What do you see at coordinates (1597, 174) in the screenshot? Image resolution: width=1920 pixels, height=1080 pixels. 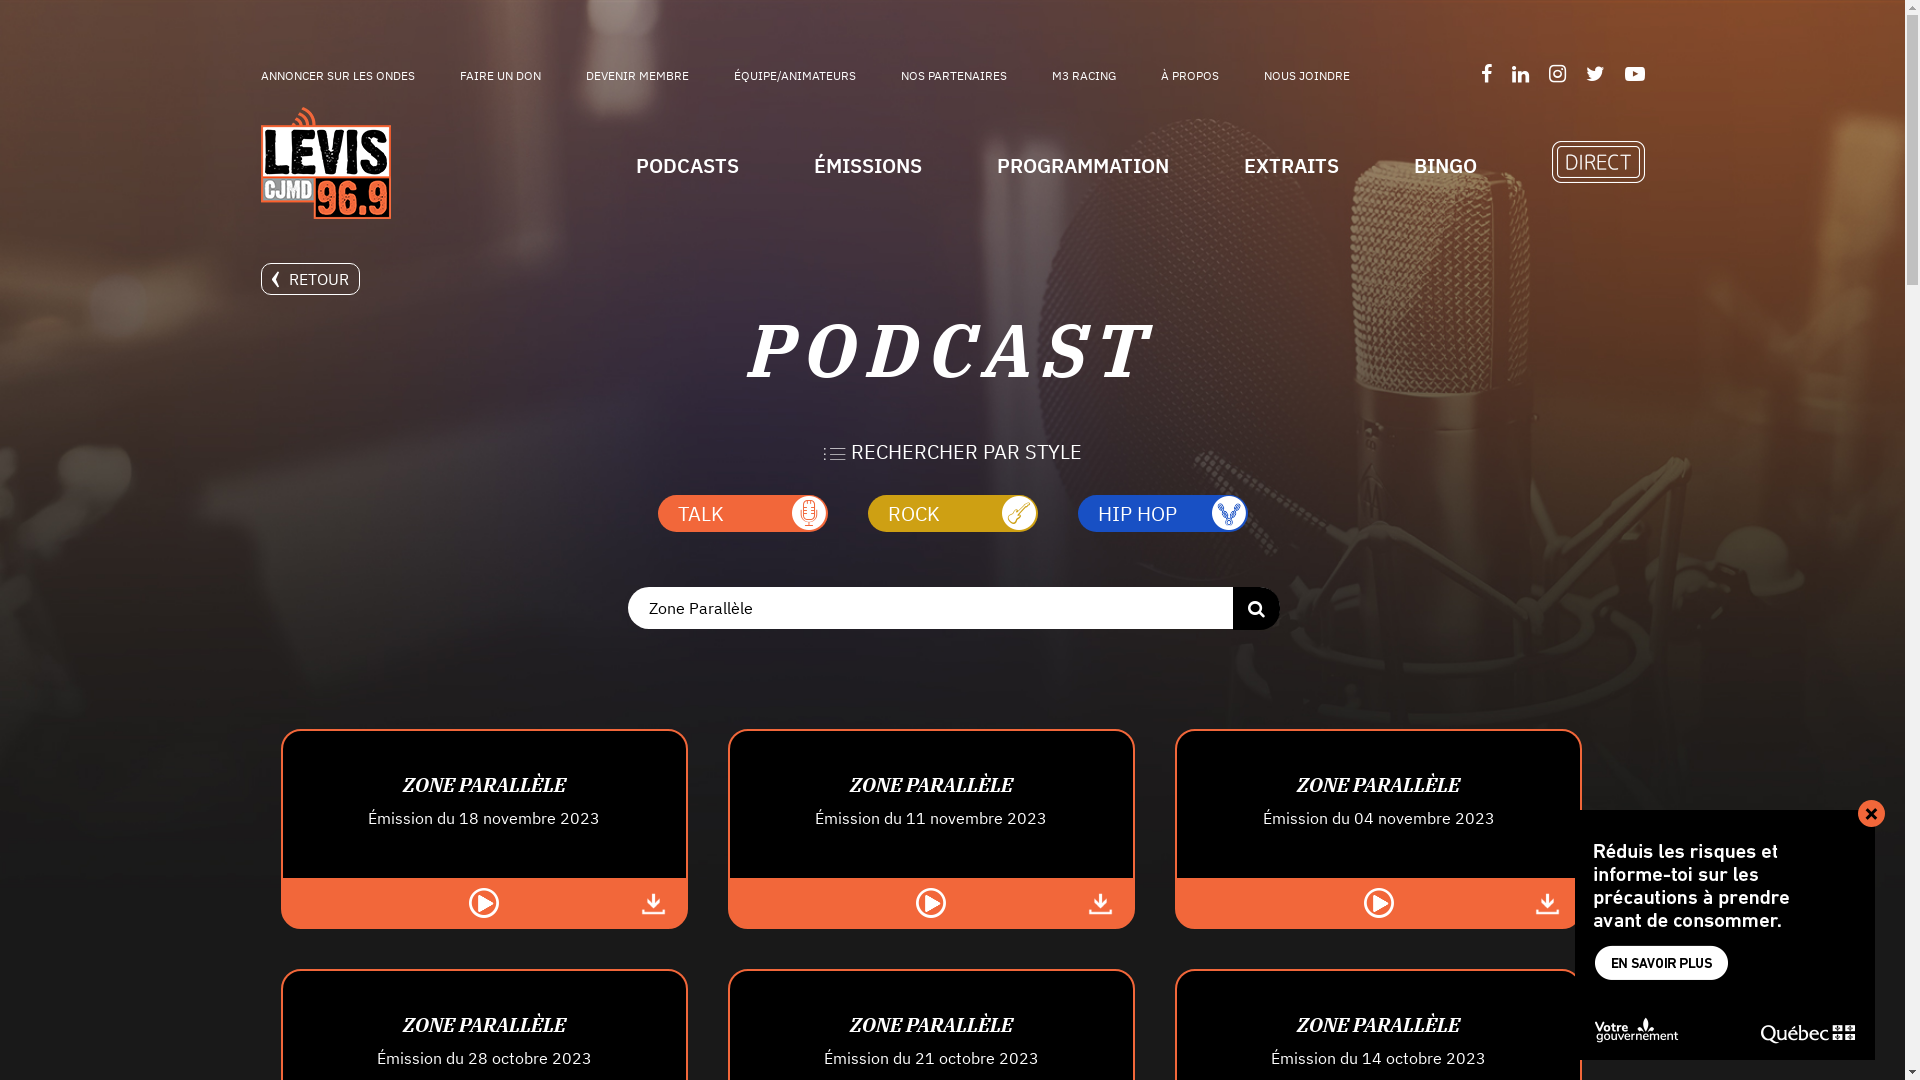 I see `'En Direct'` at bounding box center [1597, 174].